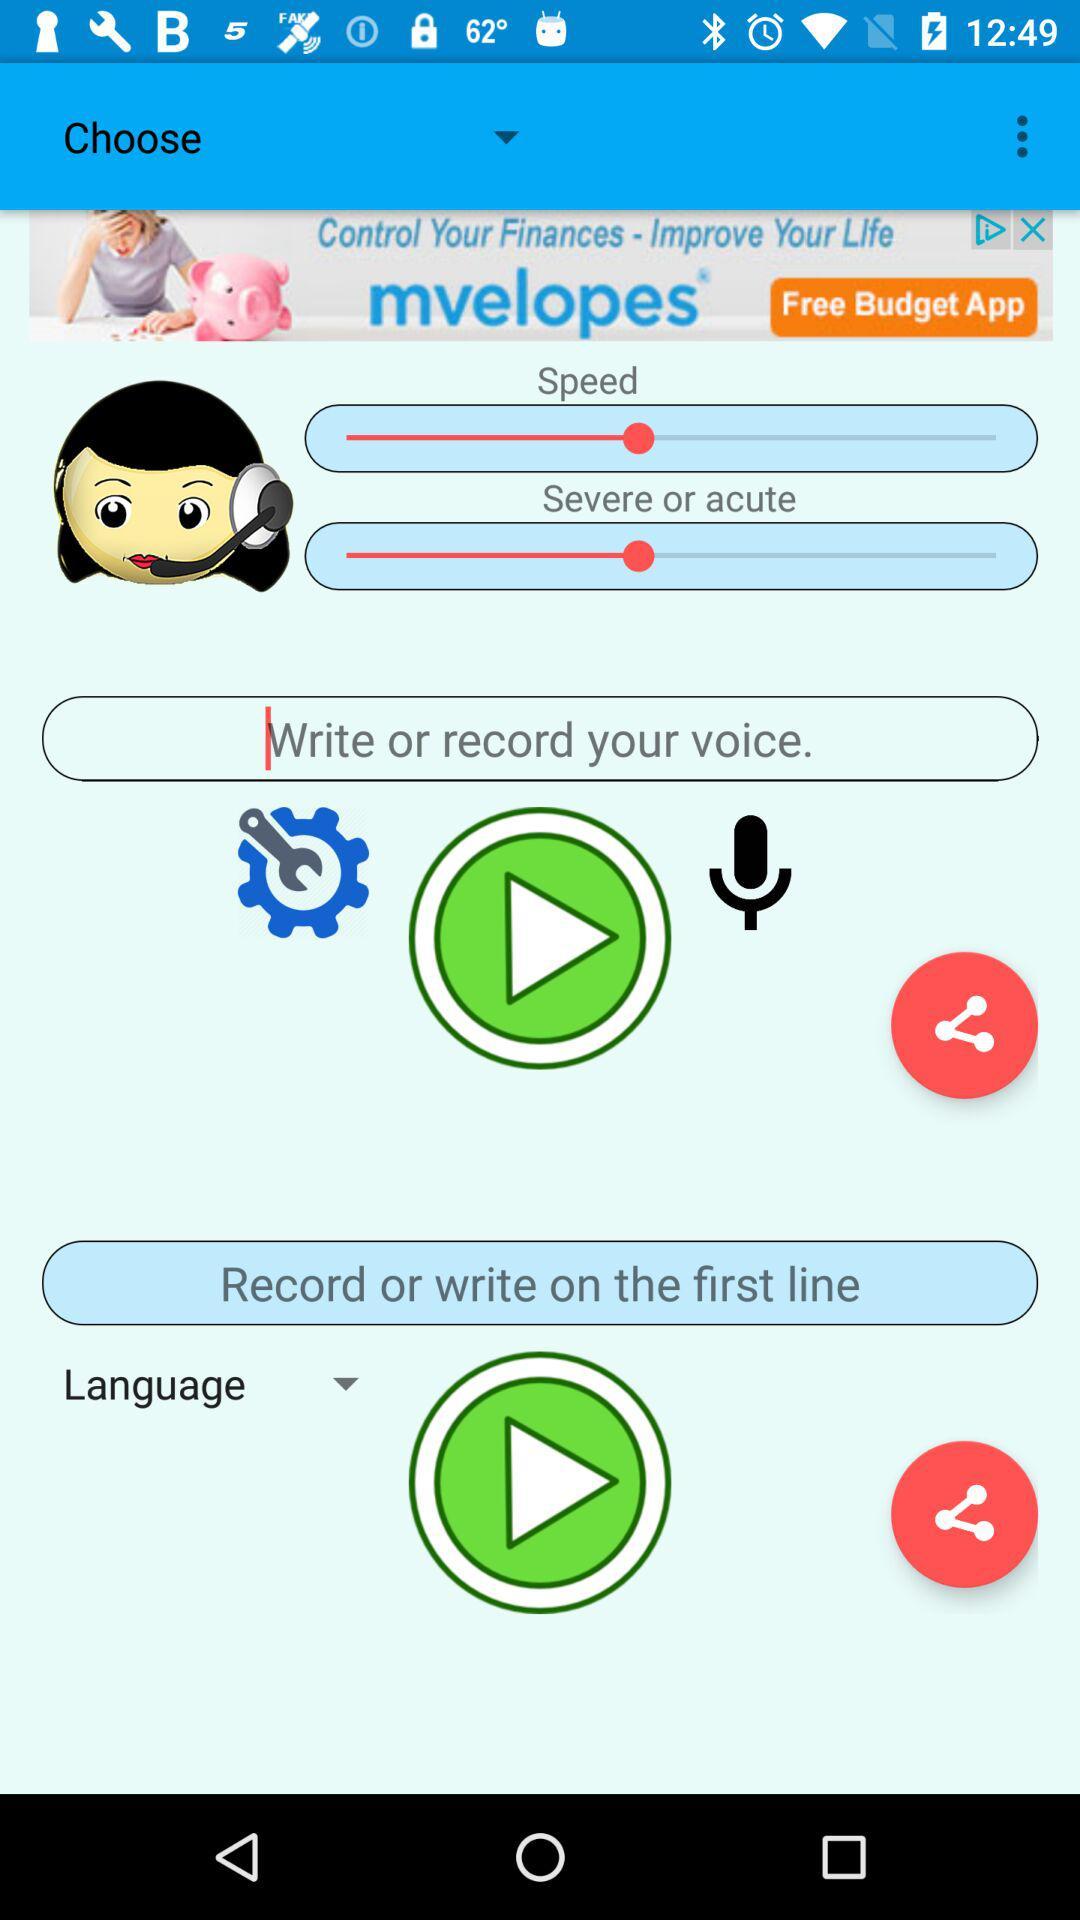  What do you see at coordinates (963, 1025) in the screenshot?
I see `share the app` at bounding box center [963, 1025].